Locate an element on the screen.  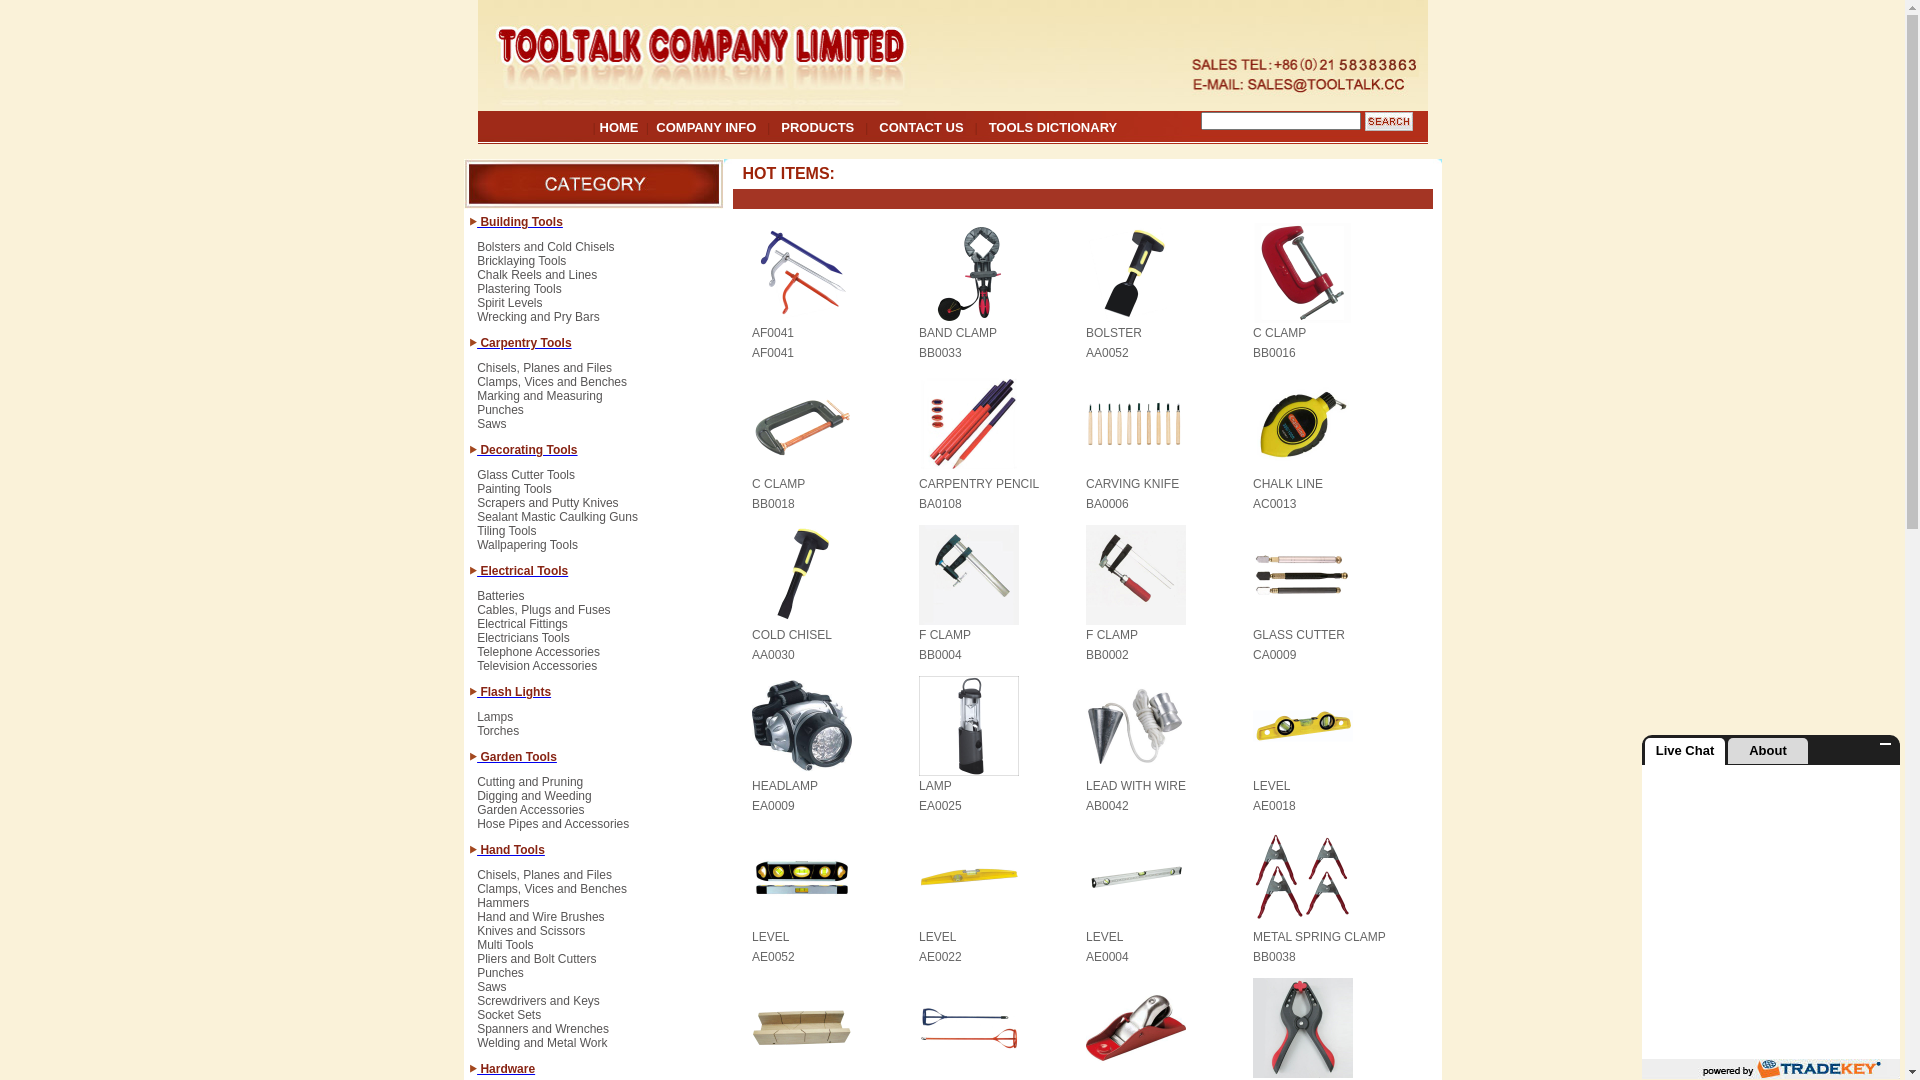
'Scrapers and Putty Knives' is located at coordinates (475, 508).